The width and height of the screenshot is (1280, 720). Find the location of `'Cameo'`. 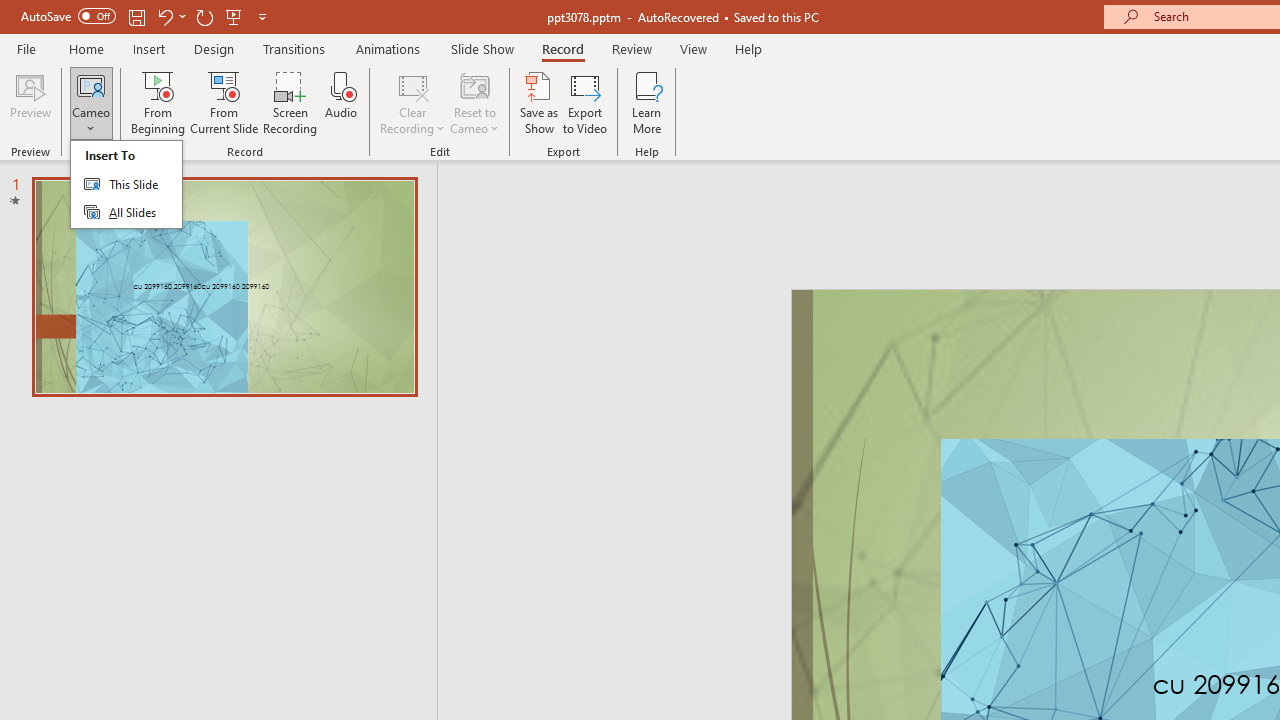

'Cameo' is located at coordinates (90, 84).